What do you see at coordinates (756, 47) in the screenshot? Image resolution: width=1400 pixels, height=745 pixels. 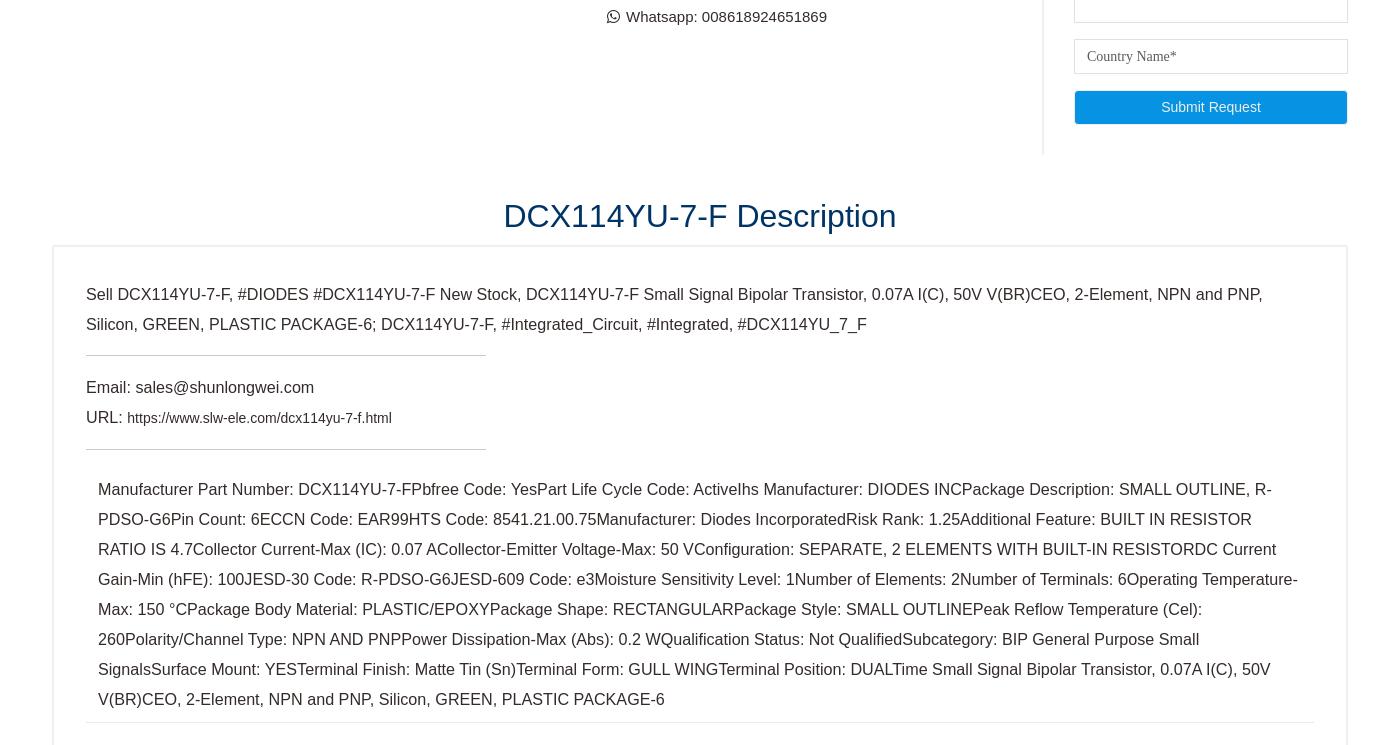 I see `'LCD Displays'` at bounding box center [756, 47].